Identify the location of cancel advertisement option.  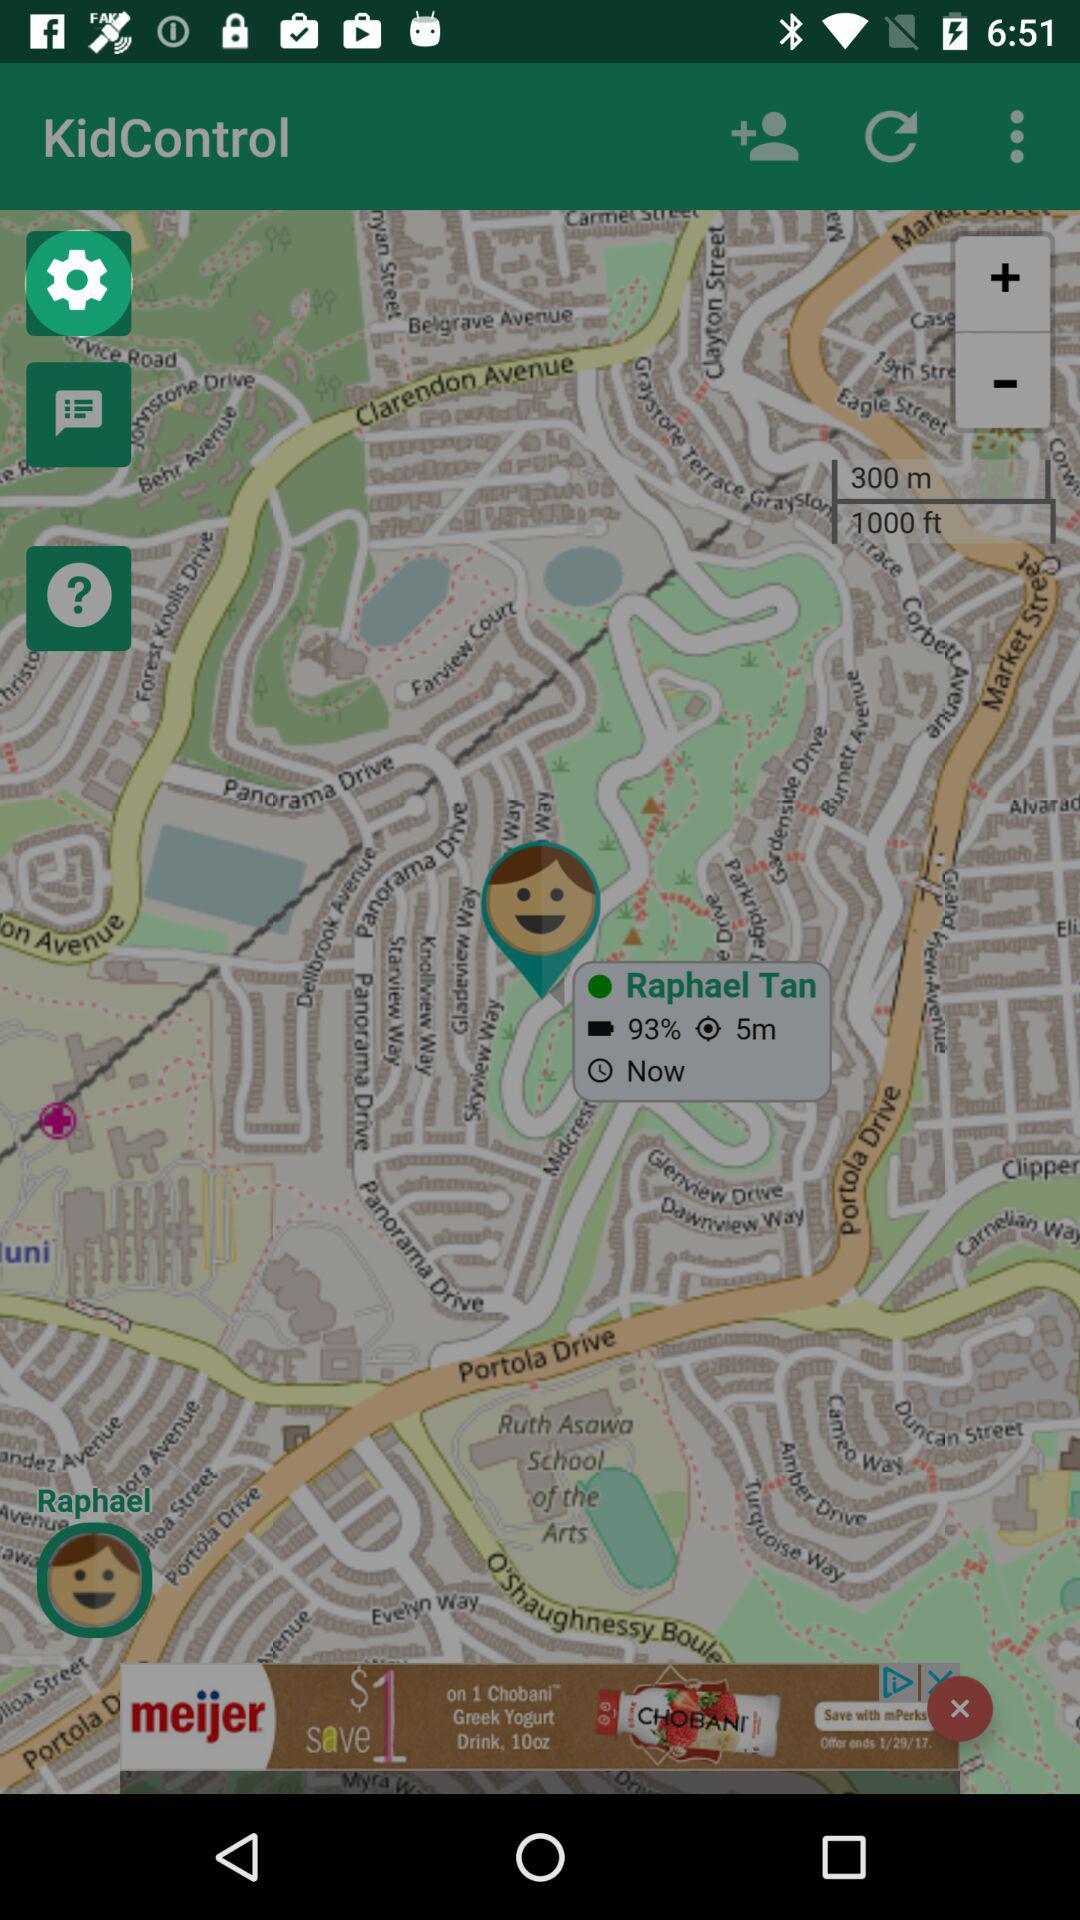
(959, 1707).